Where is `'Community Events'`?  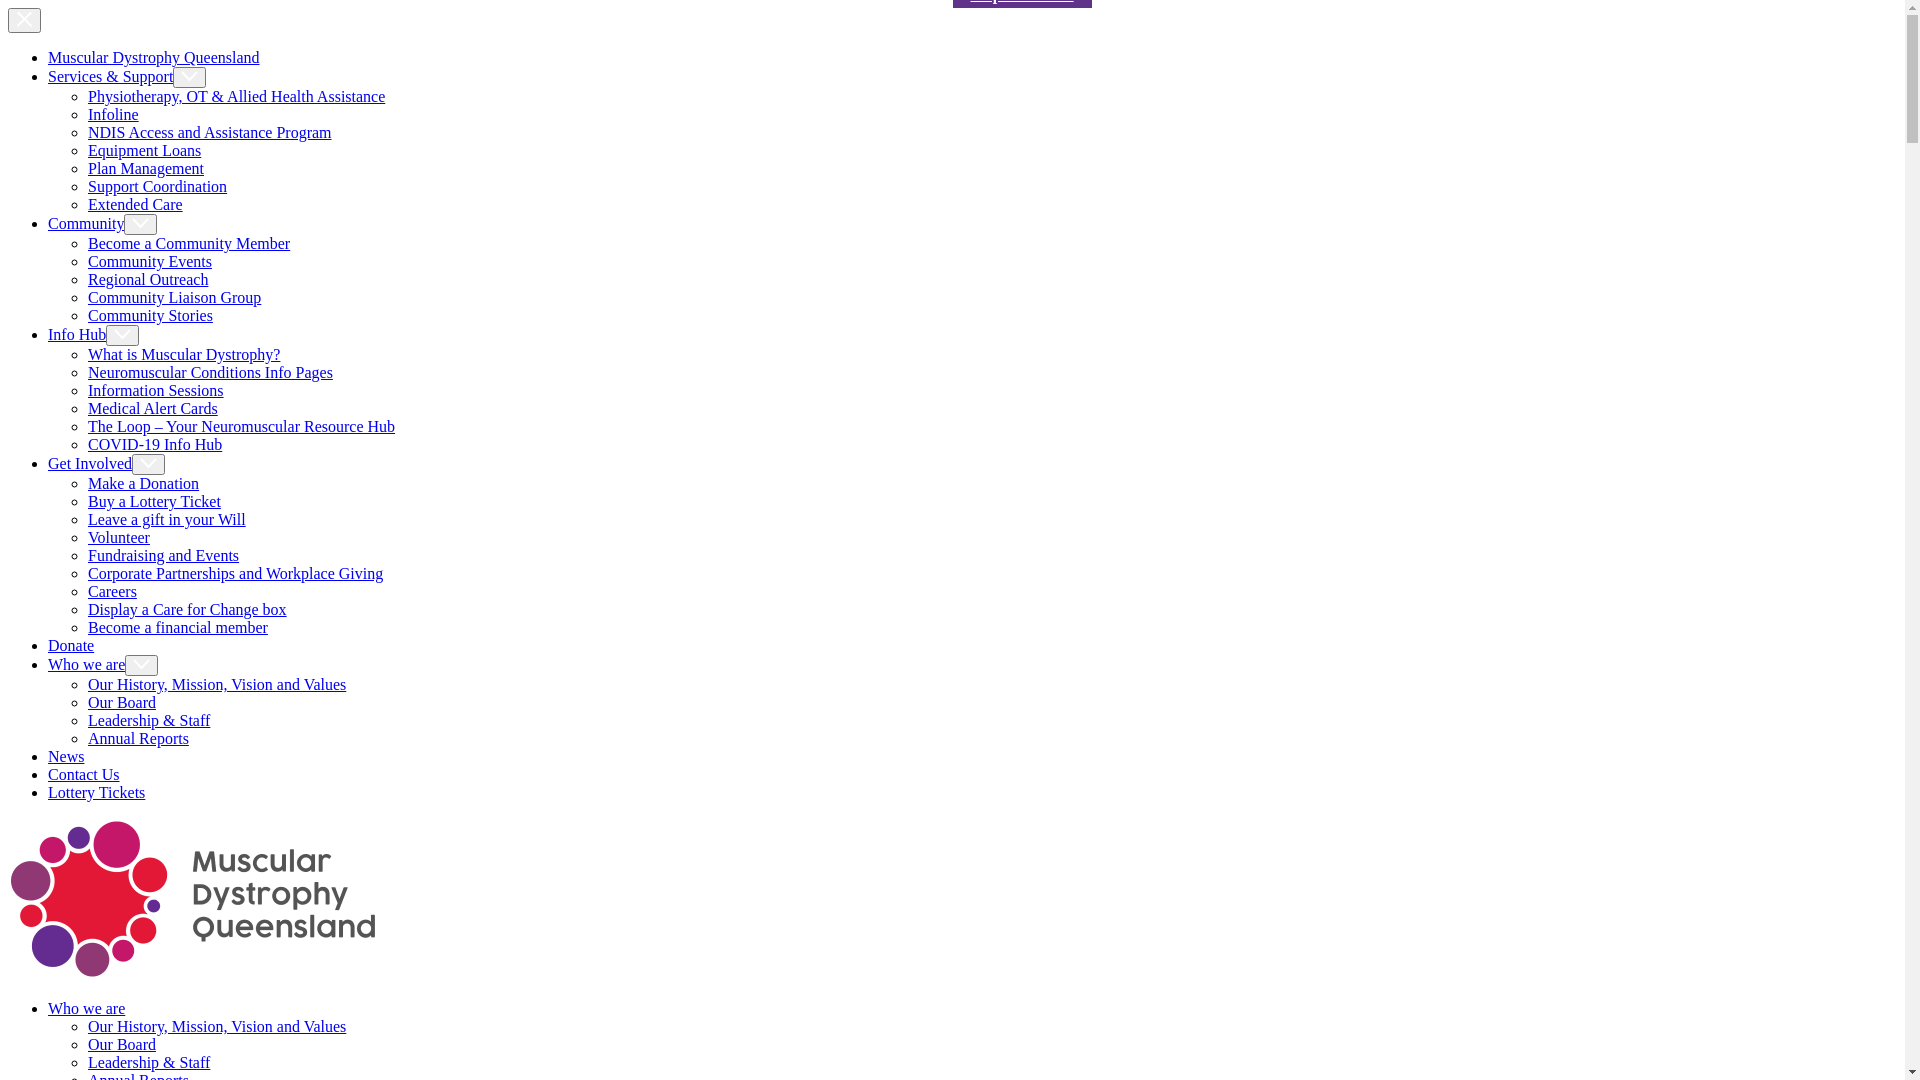 'Community Events' is located at coordinates (148, 260).